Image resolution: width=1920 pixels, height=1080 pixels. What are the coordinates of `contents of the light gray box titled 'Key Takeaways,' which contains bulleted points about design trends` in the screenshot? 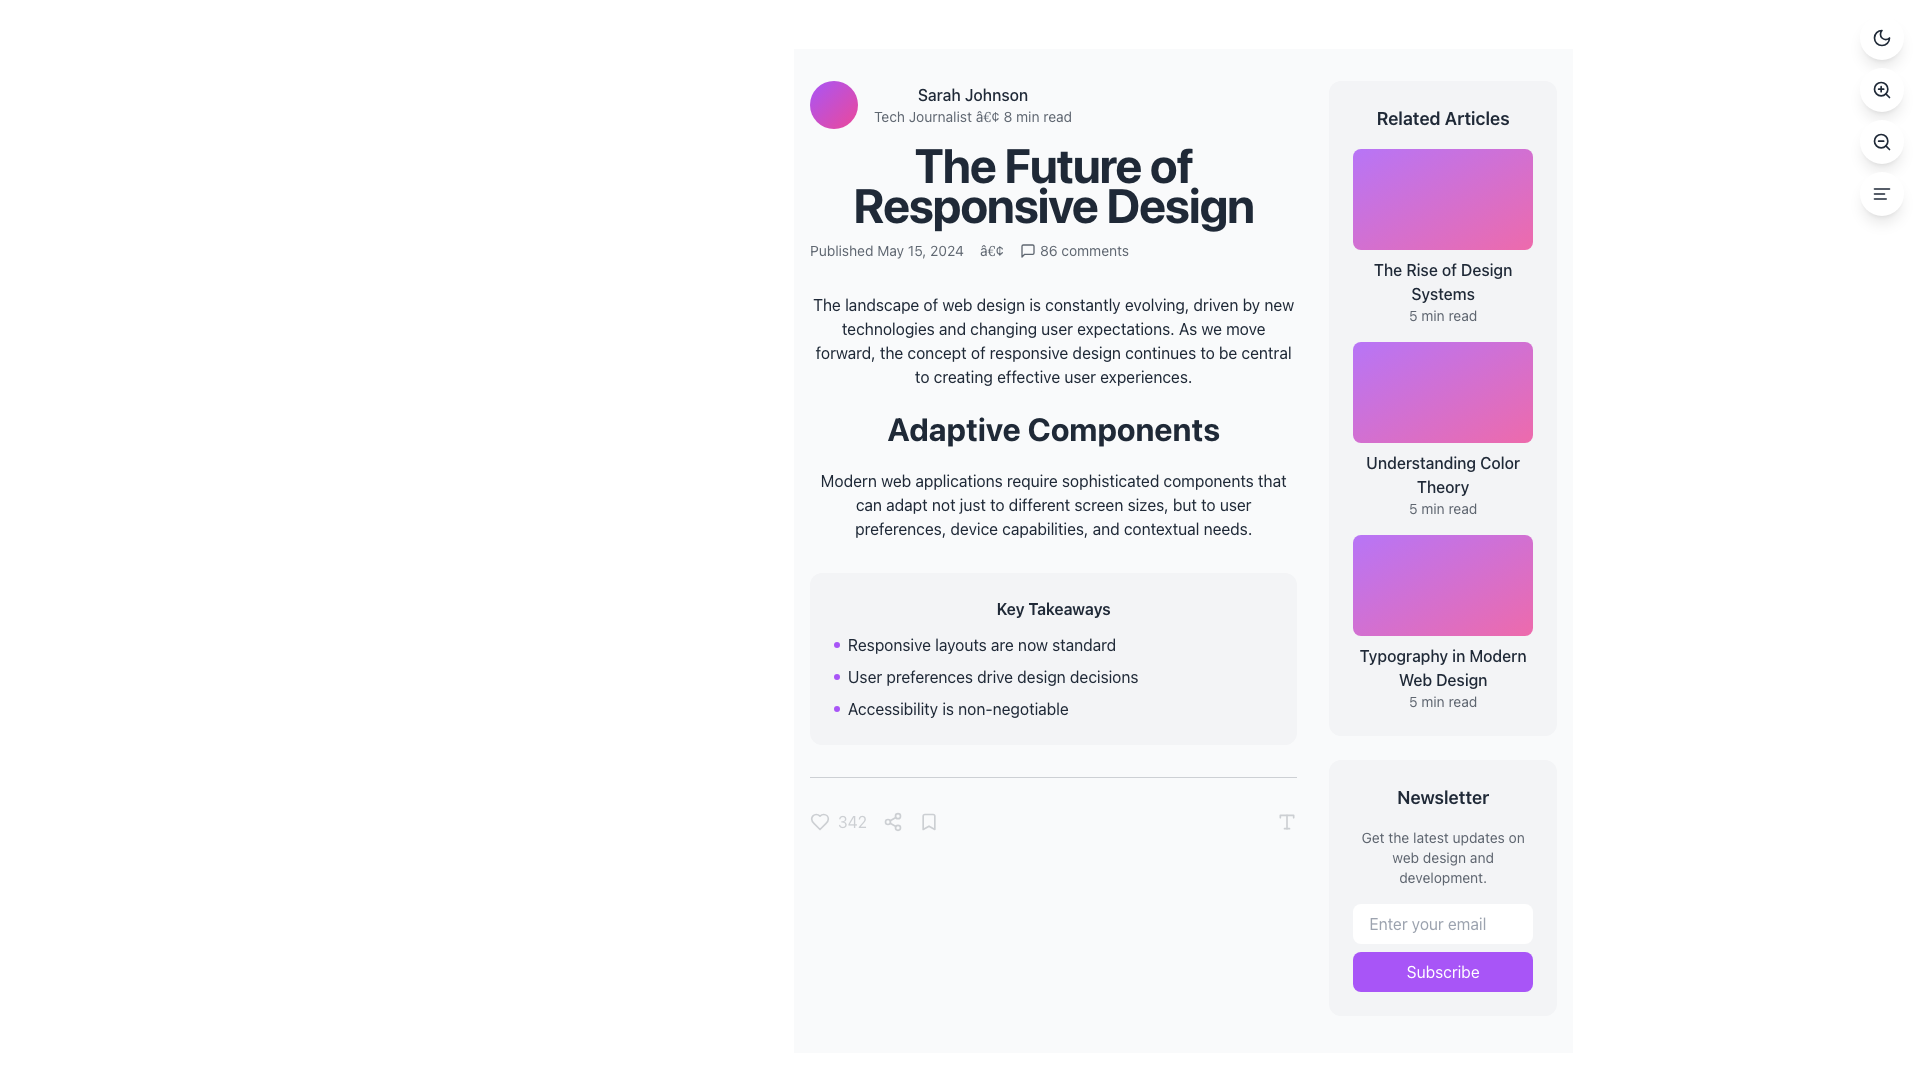 It's located at (1052, 659).